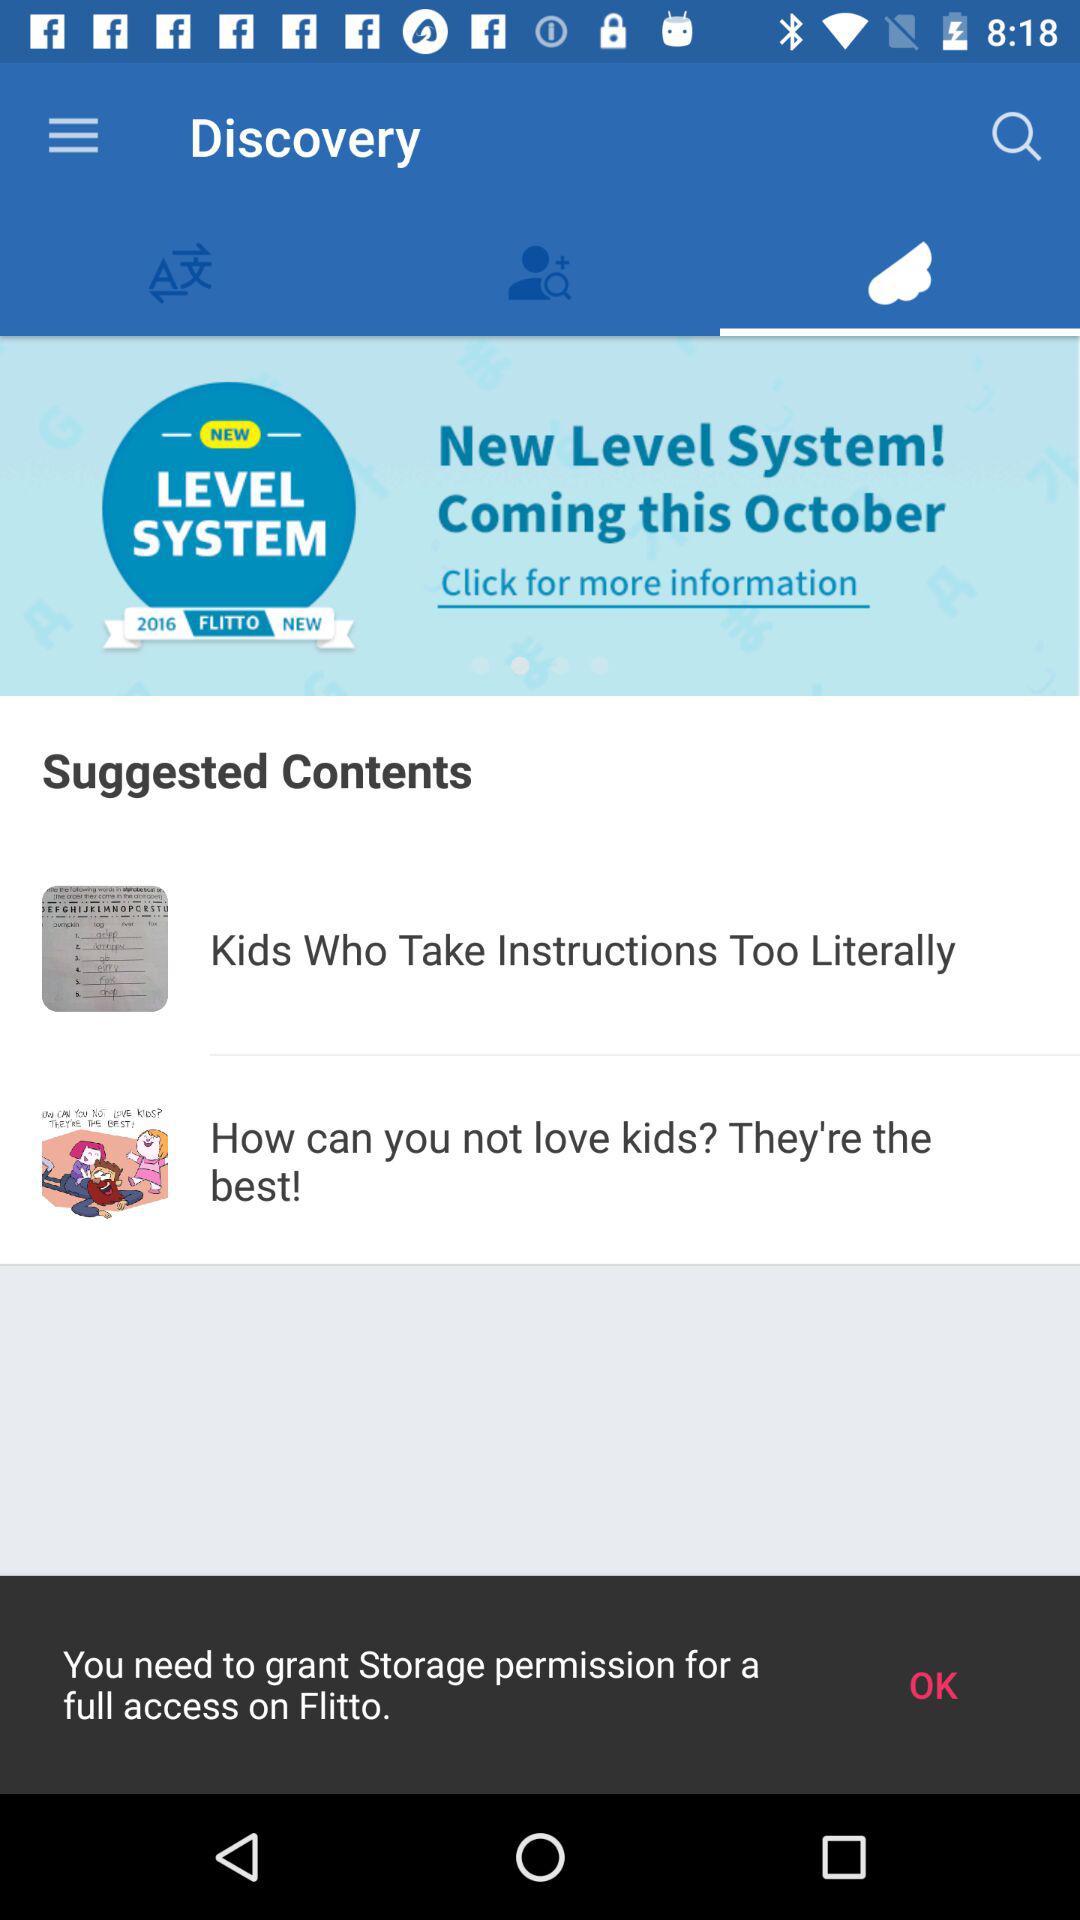  What do you see at coordinates (72, 135) in the screenshot?
I see `the app next to discovery app` at bounding box center [72, 135].